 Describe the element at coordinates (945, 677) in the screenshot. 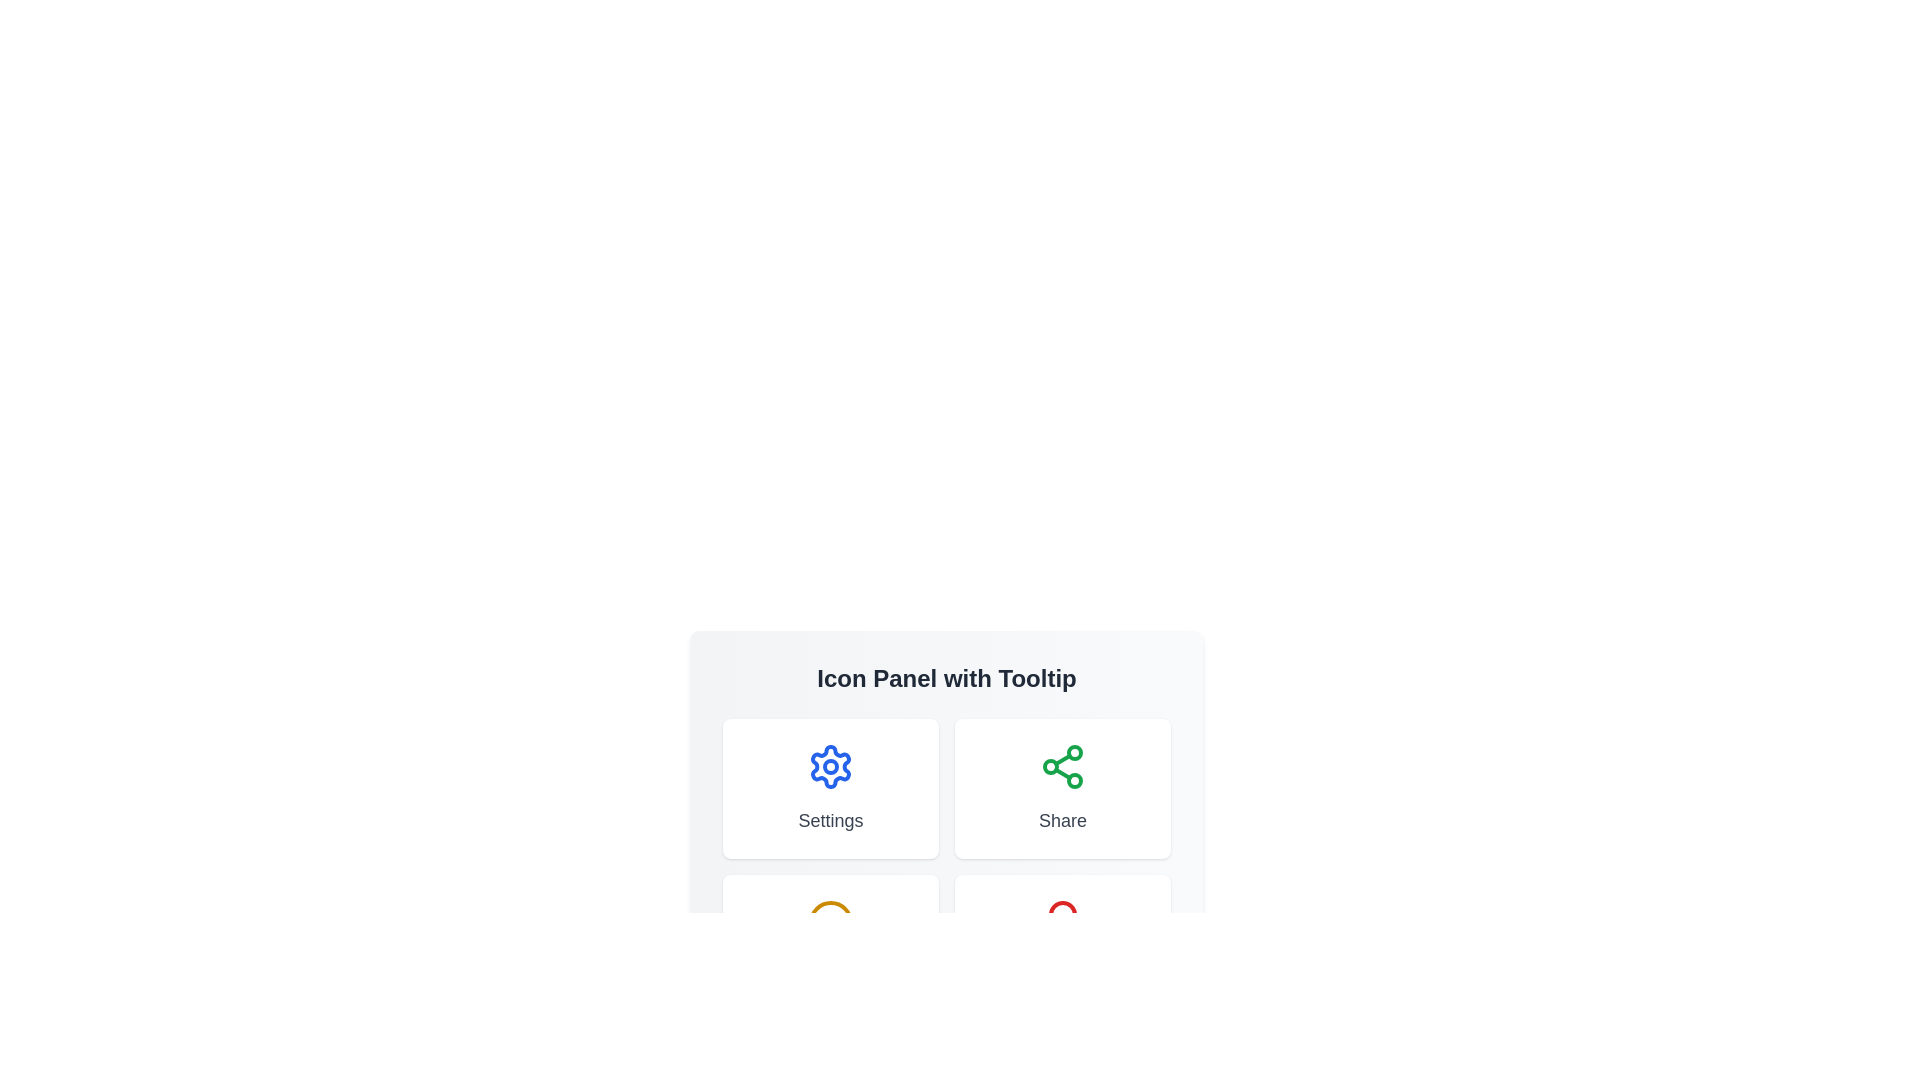

I see `the Text element stating 'Icon Panel with Tooltip', which is a bold, large font heading in dark gray, positioned above a grid of icon buttons` at that location.